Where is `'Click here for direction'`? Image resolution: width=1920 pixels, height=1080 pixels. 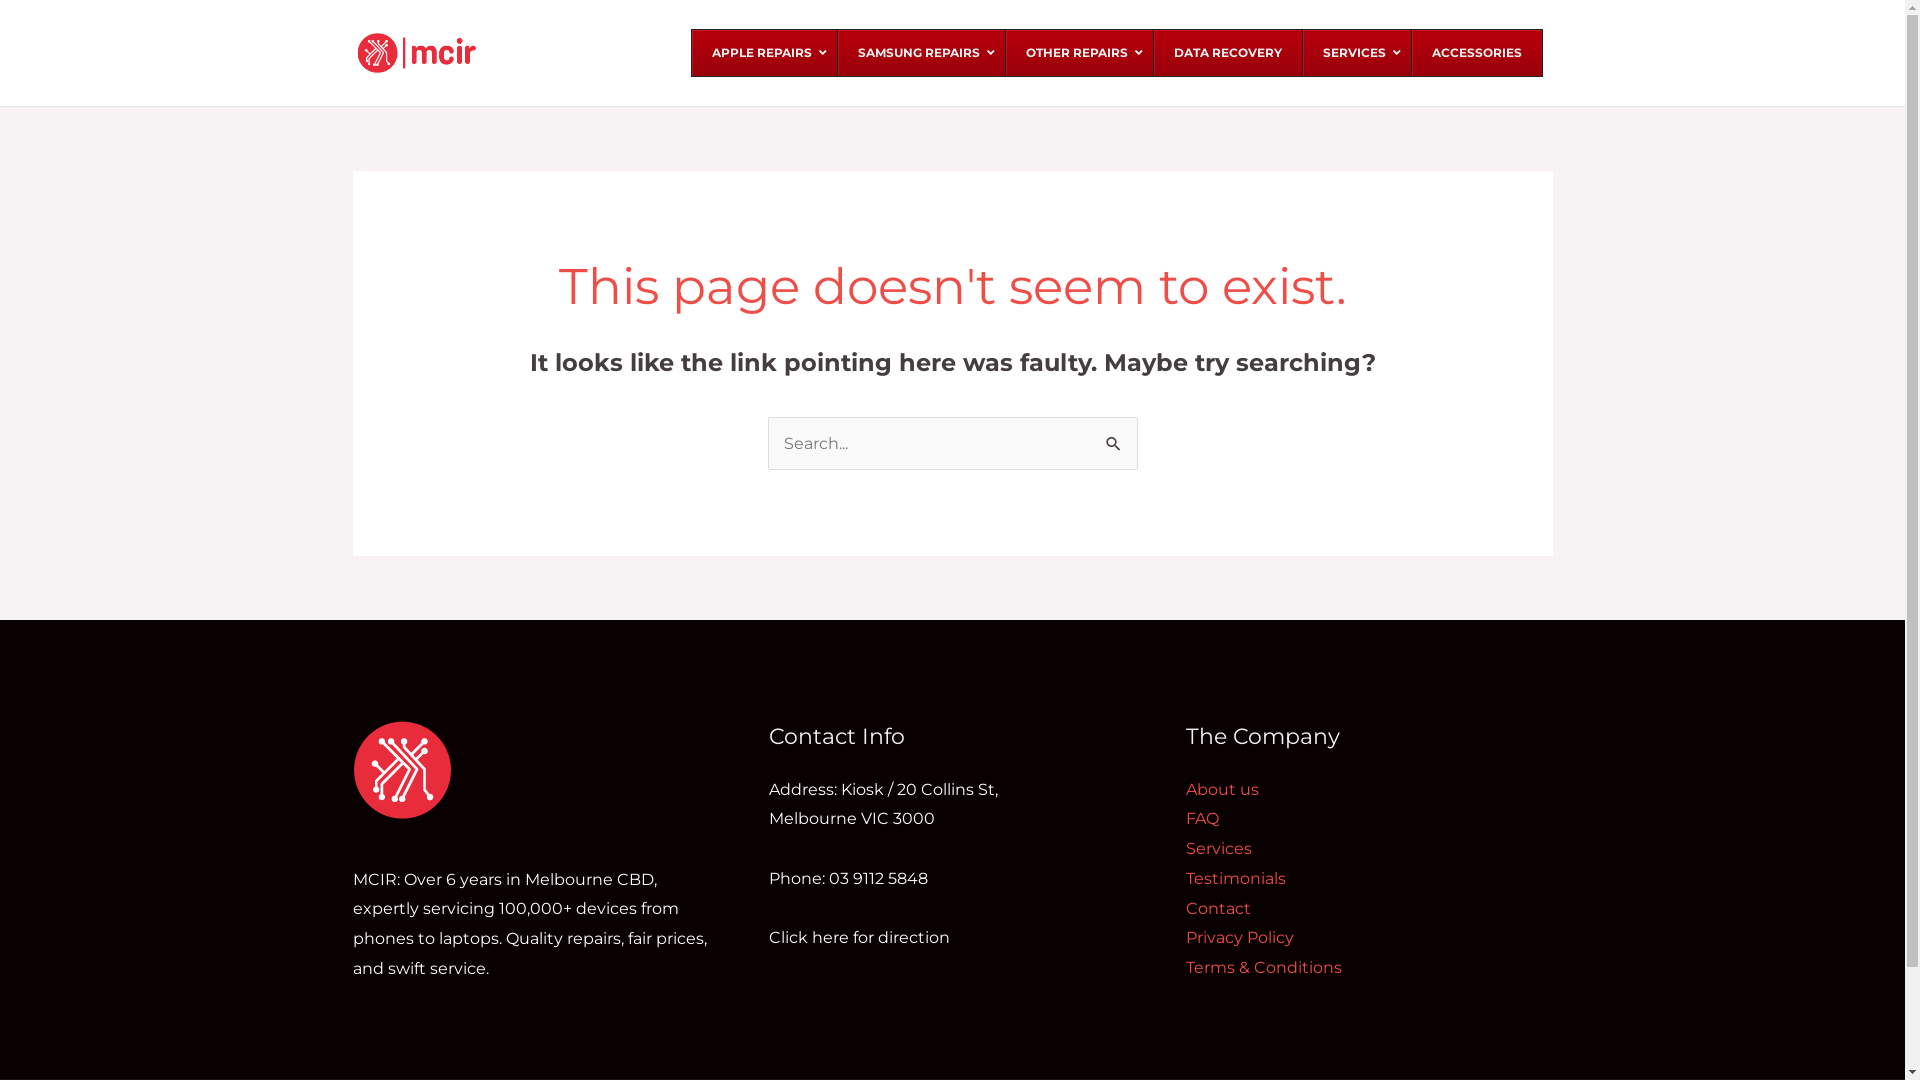 'Click here for direction' is located at coordinates (767, 951).